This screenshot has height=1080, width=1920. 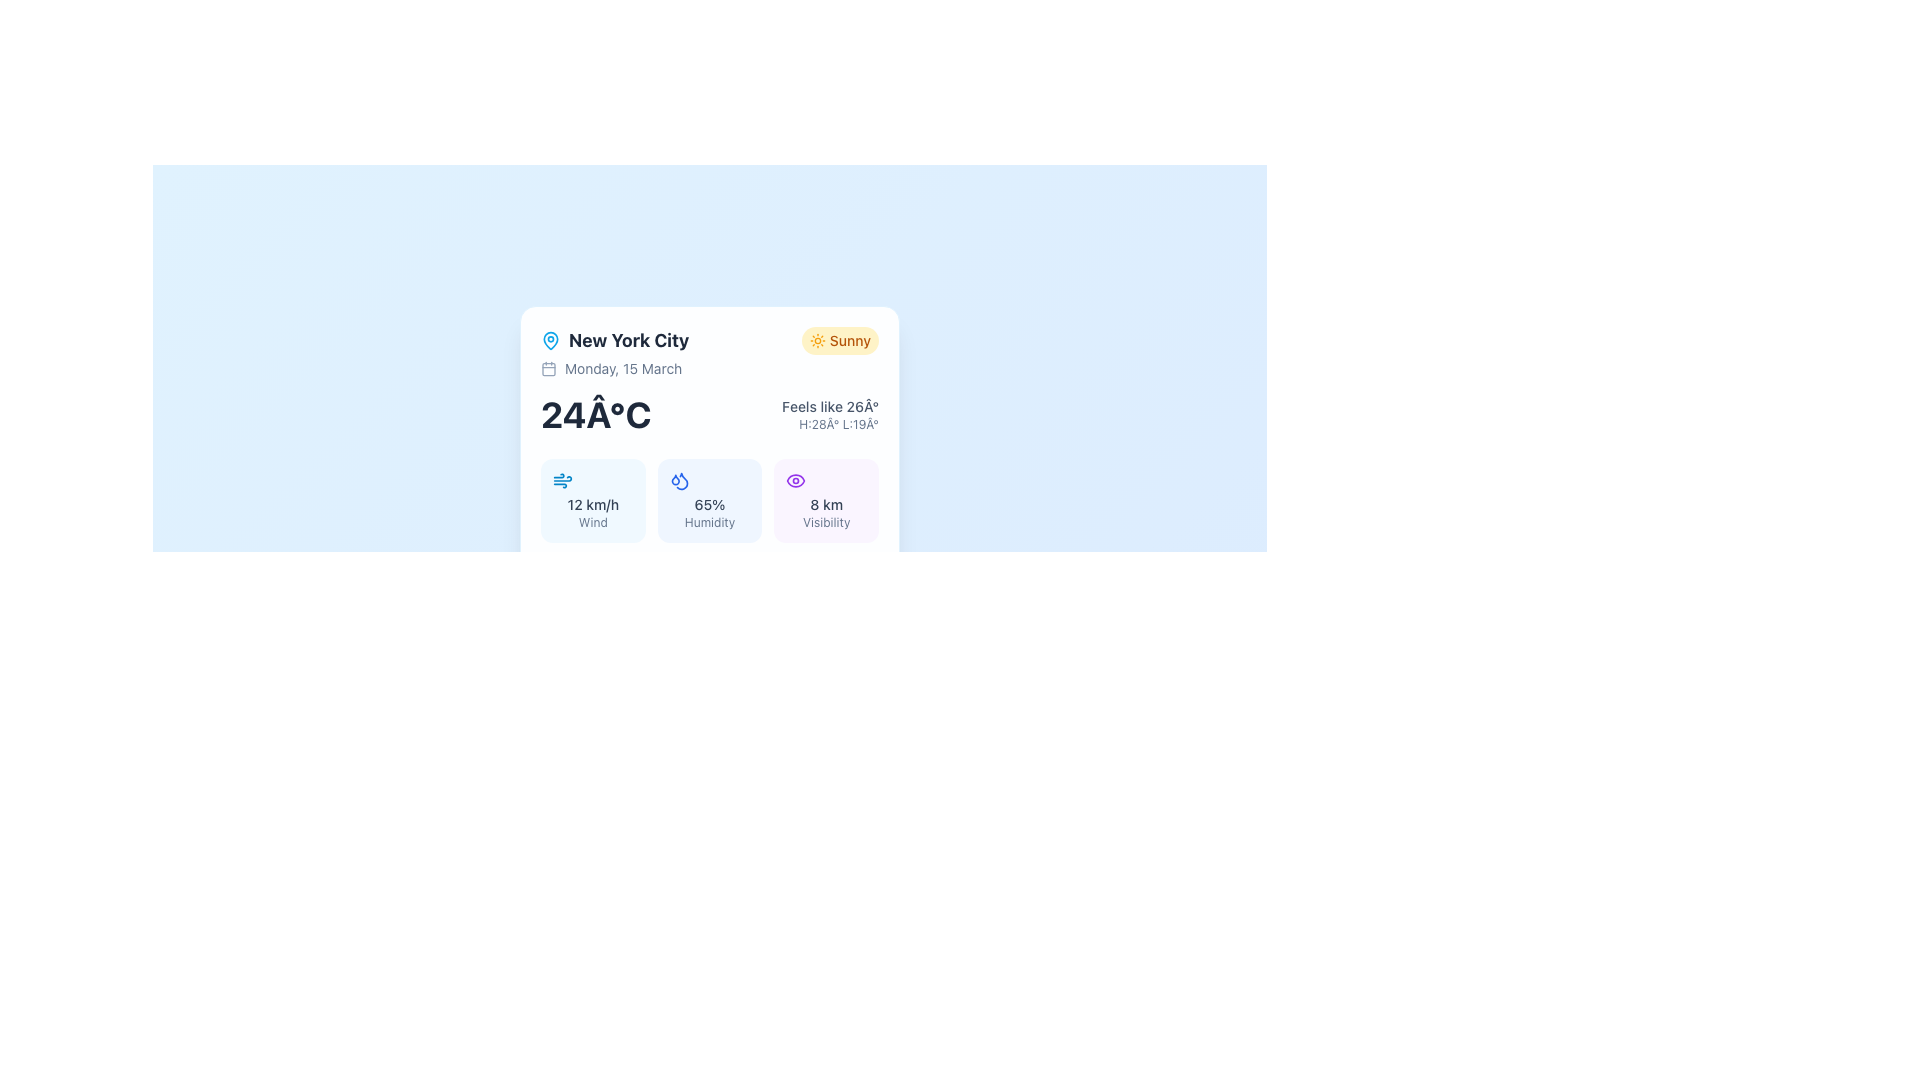 I want to click on the text label that provides additional context to the main temperature, positioned above the temperature display in the weather widget, so click(x=830, y=406).